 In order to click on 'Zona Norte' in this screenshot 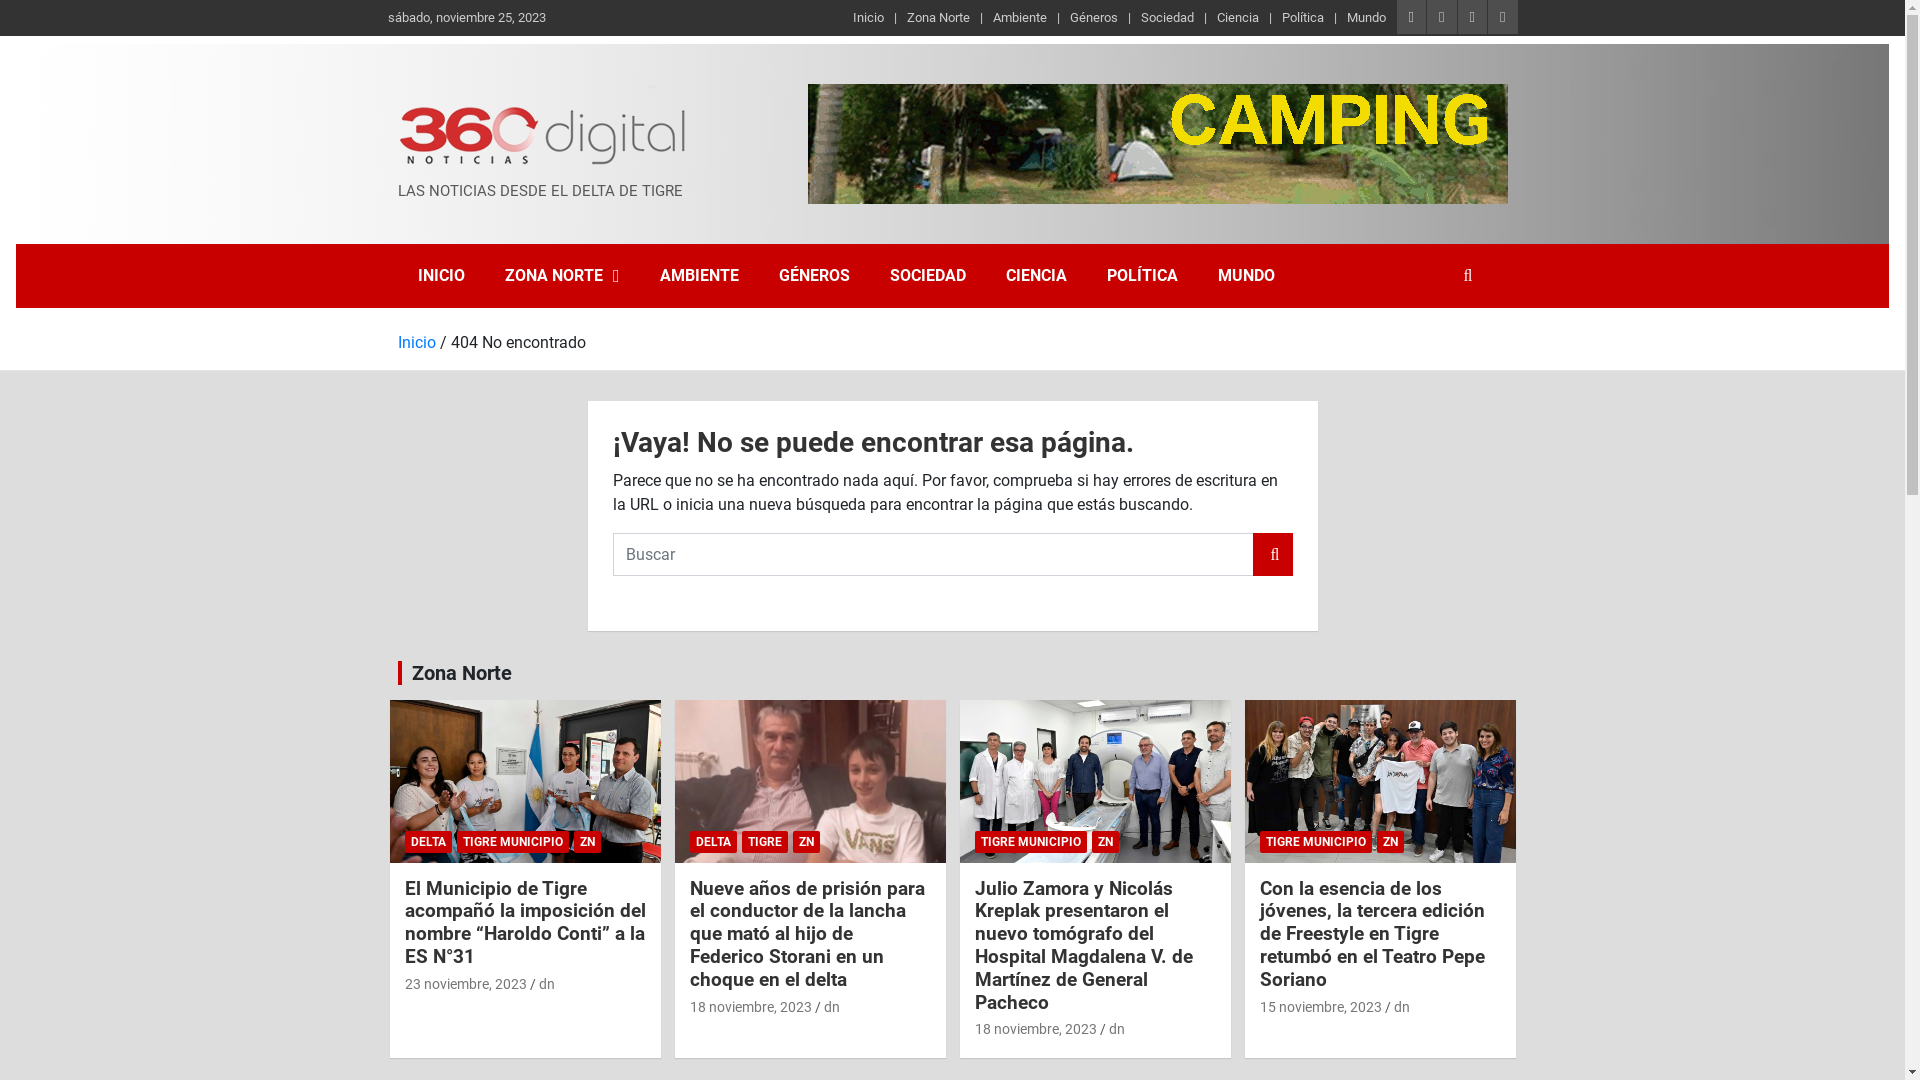, I will do `click(460, 672)`.